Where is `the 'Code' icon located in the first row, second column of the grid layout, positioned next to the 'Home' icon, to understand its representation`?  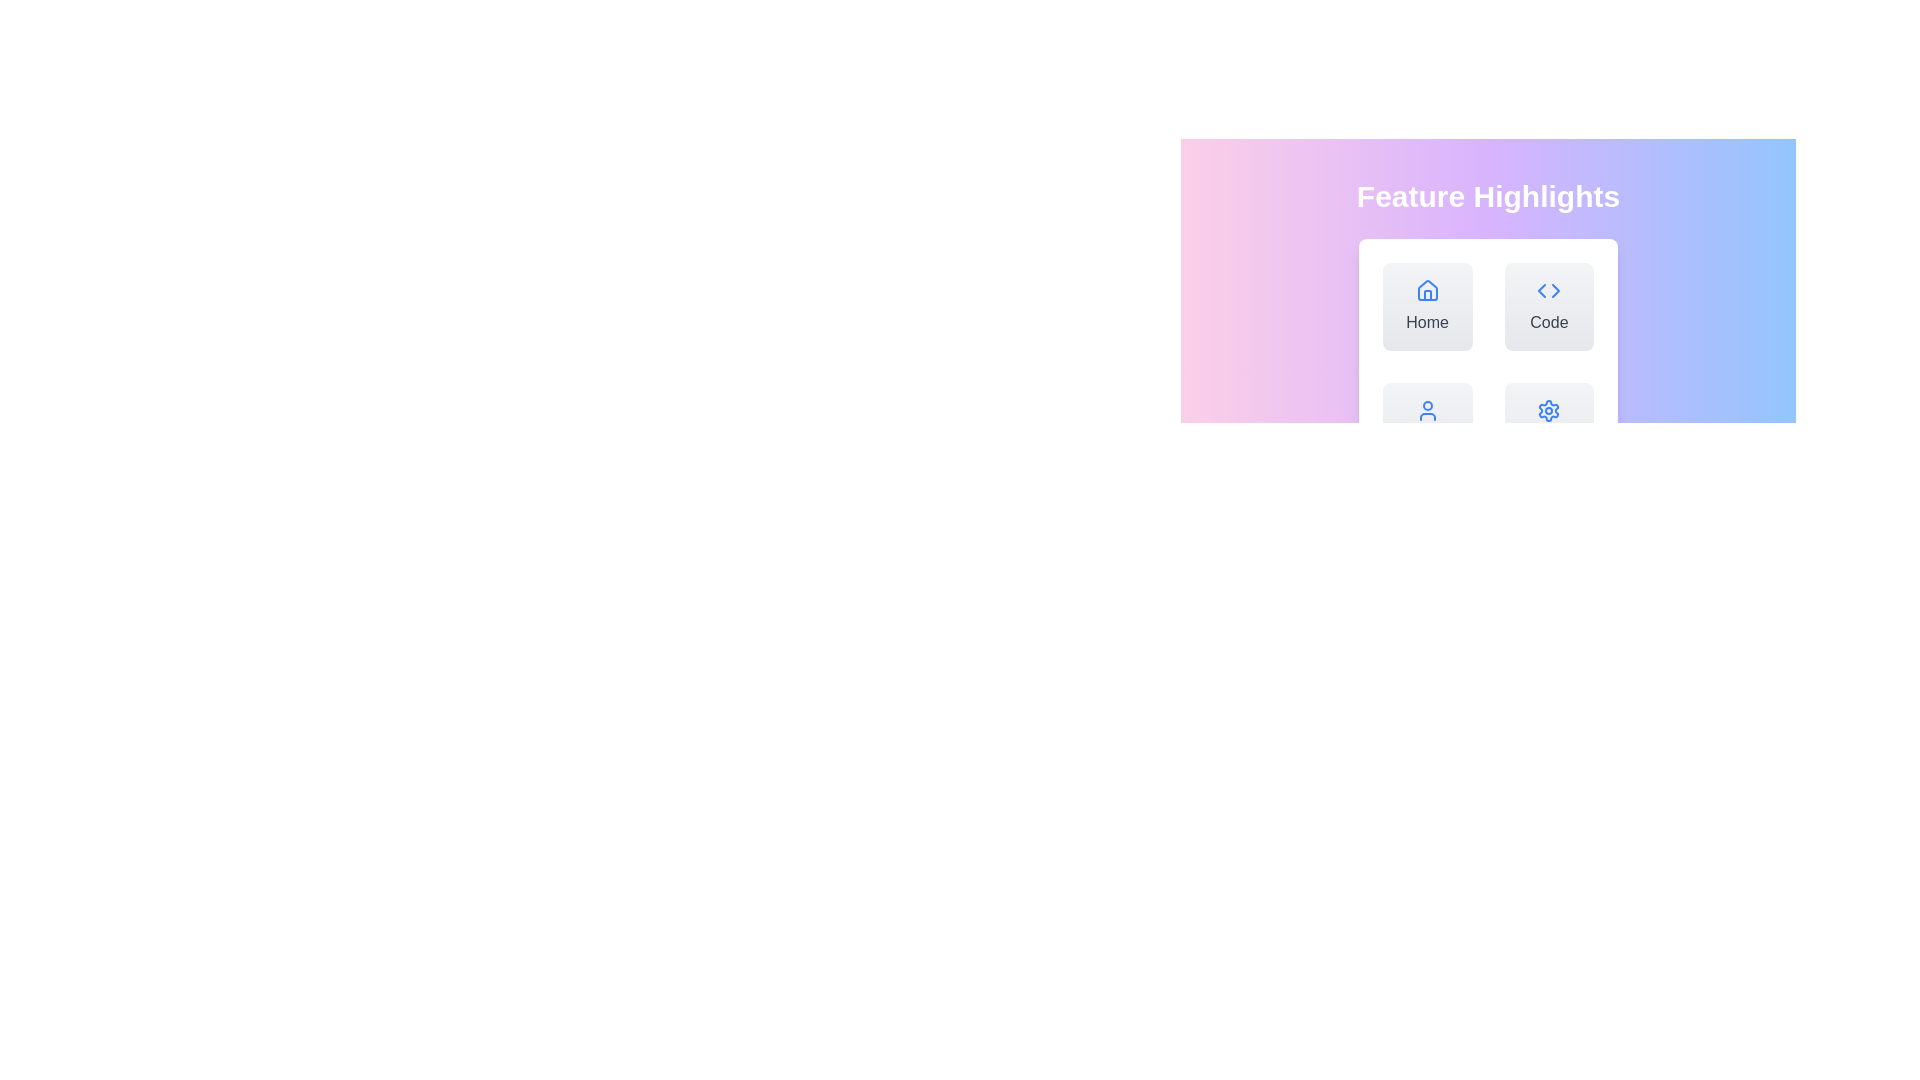
the 'Code' icon located in the first row, second column of the grid layout, positioned next to the 'Home' icon, to understand its representation is located at coordinates (1548, 290).